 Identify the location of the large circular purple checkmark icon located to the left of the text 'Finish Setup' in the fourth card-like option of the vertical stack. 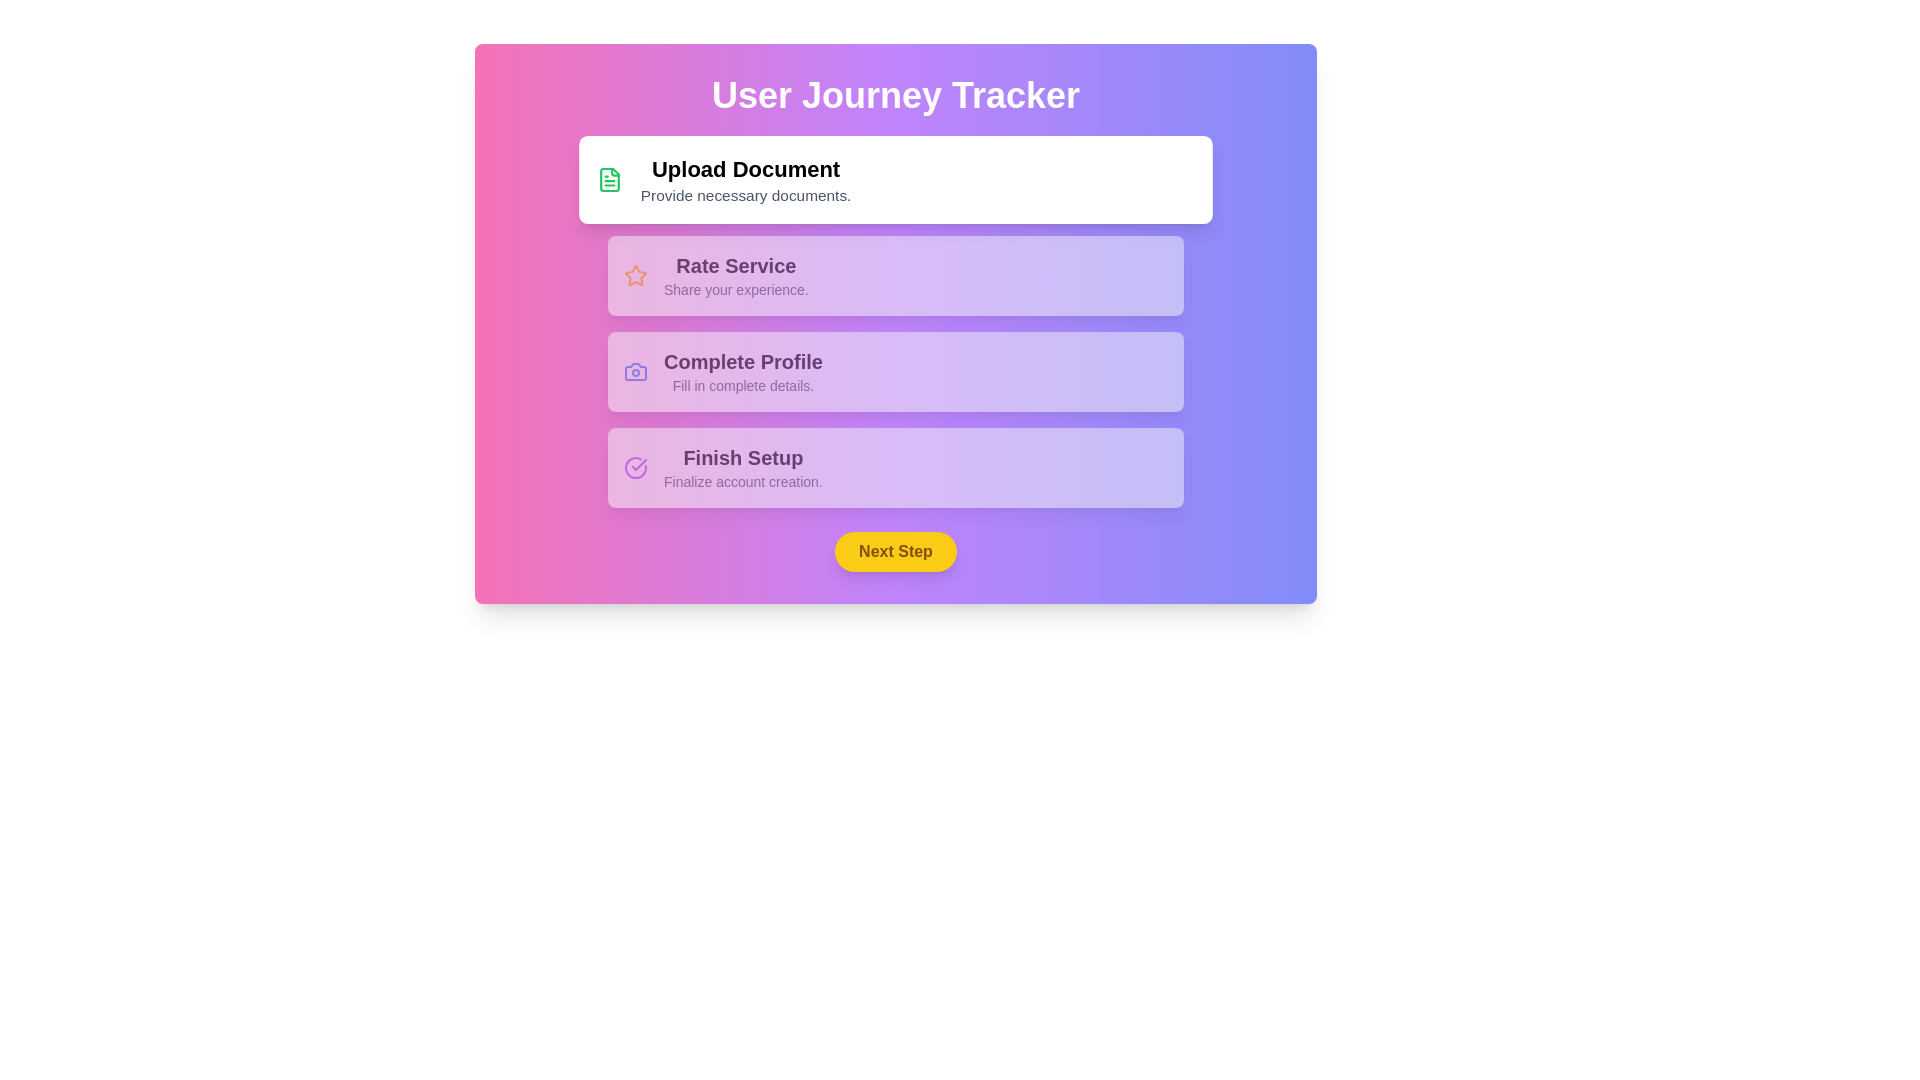
(634, 467).